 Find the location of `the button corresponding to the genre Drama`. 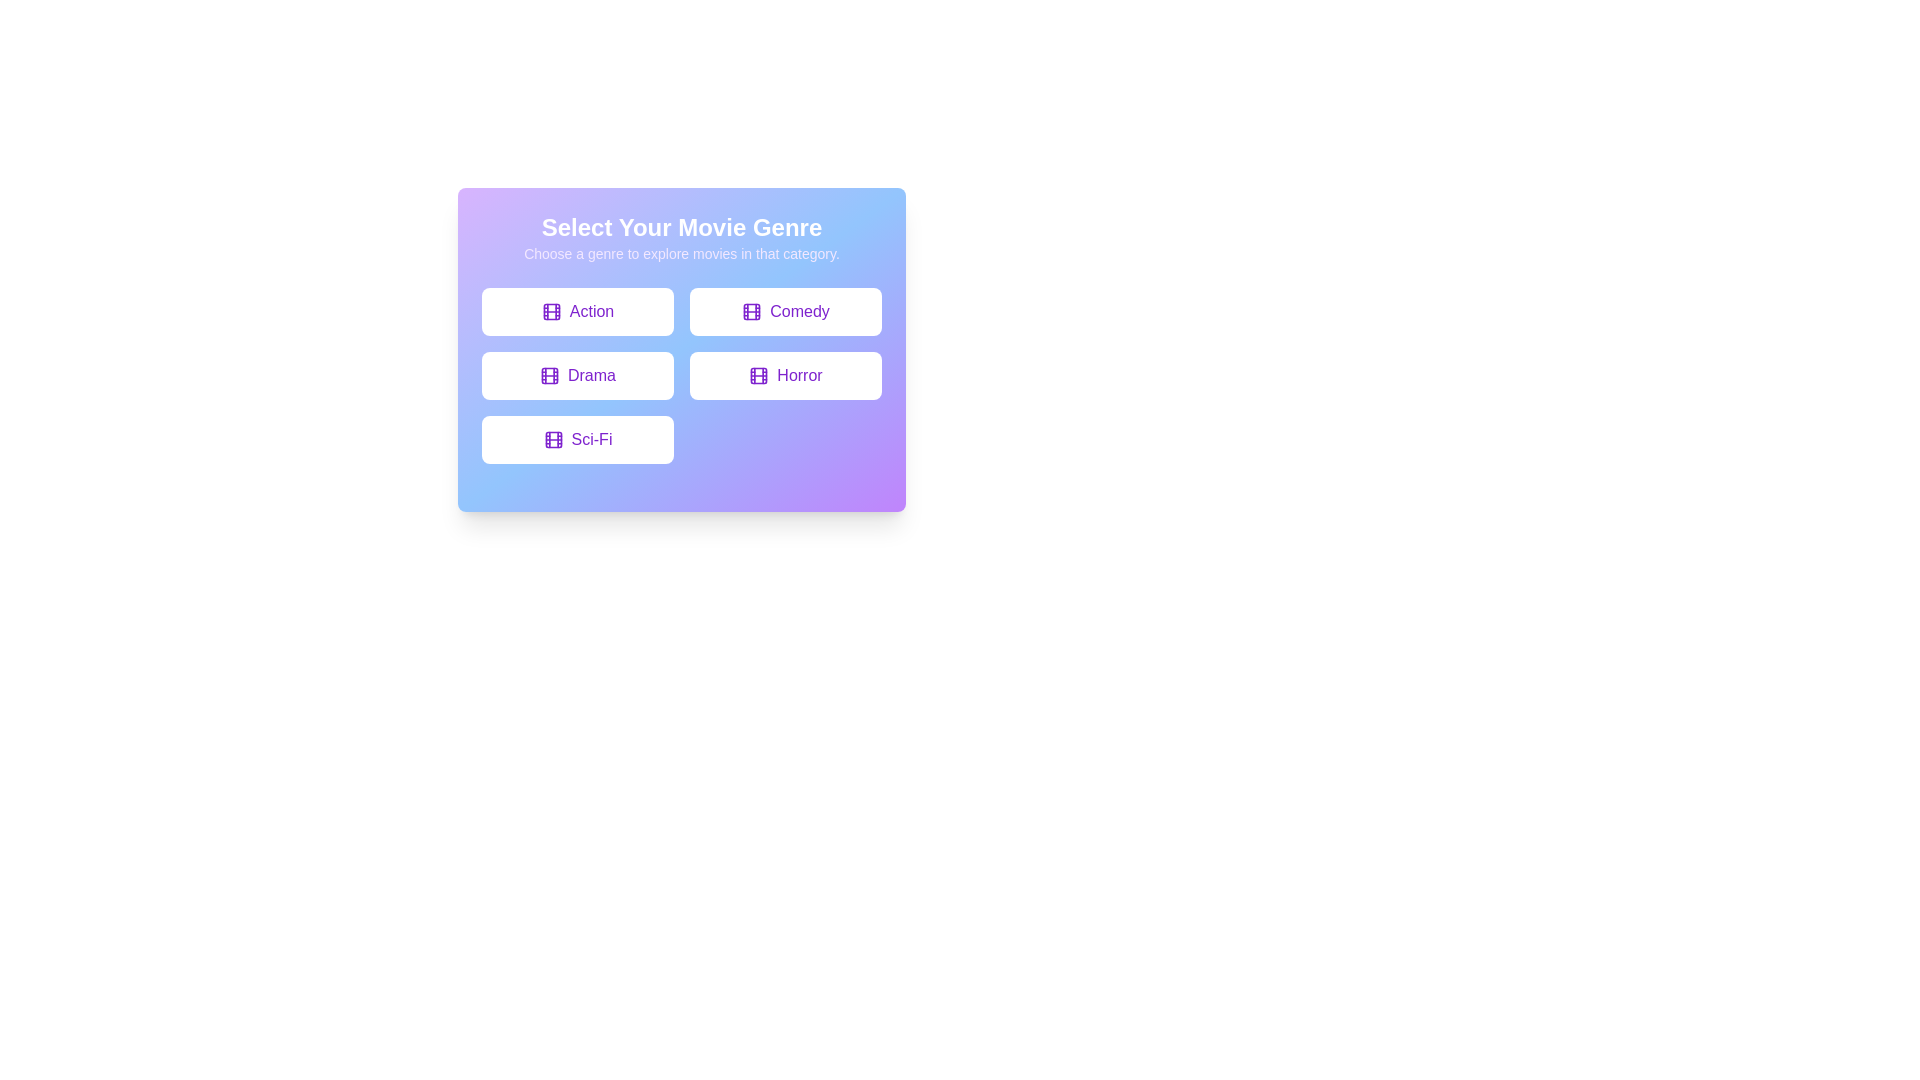

the button corresponding to the genre Drama is located at coordinates (576, 375).